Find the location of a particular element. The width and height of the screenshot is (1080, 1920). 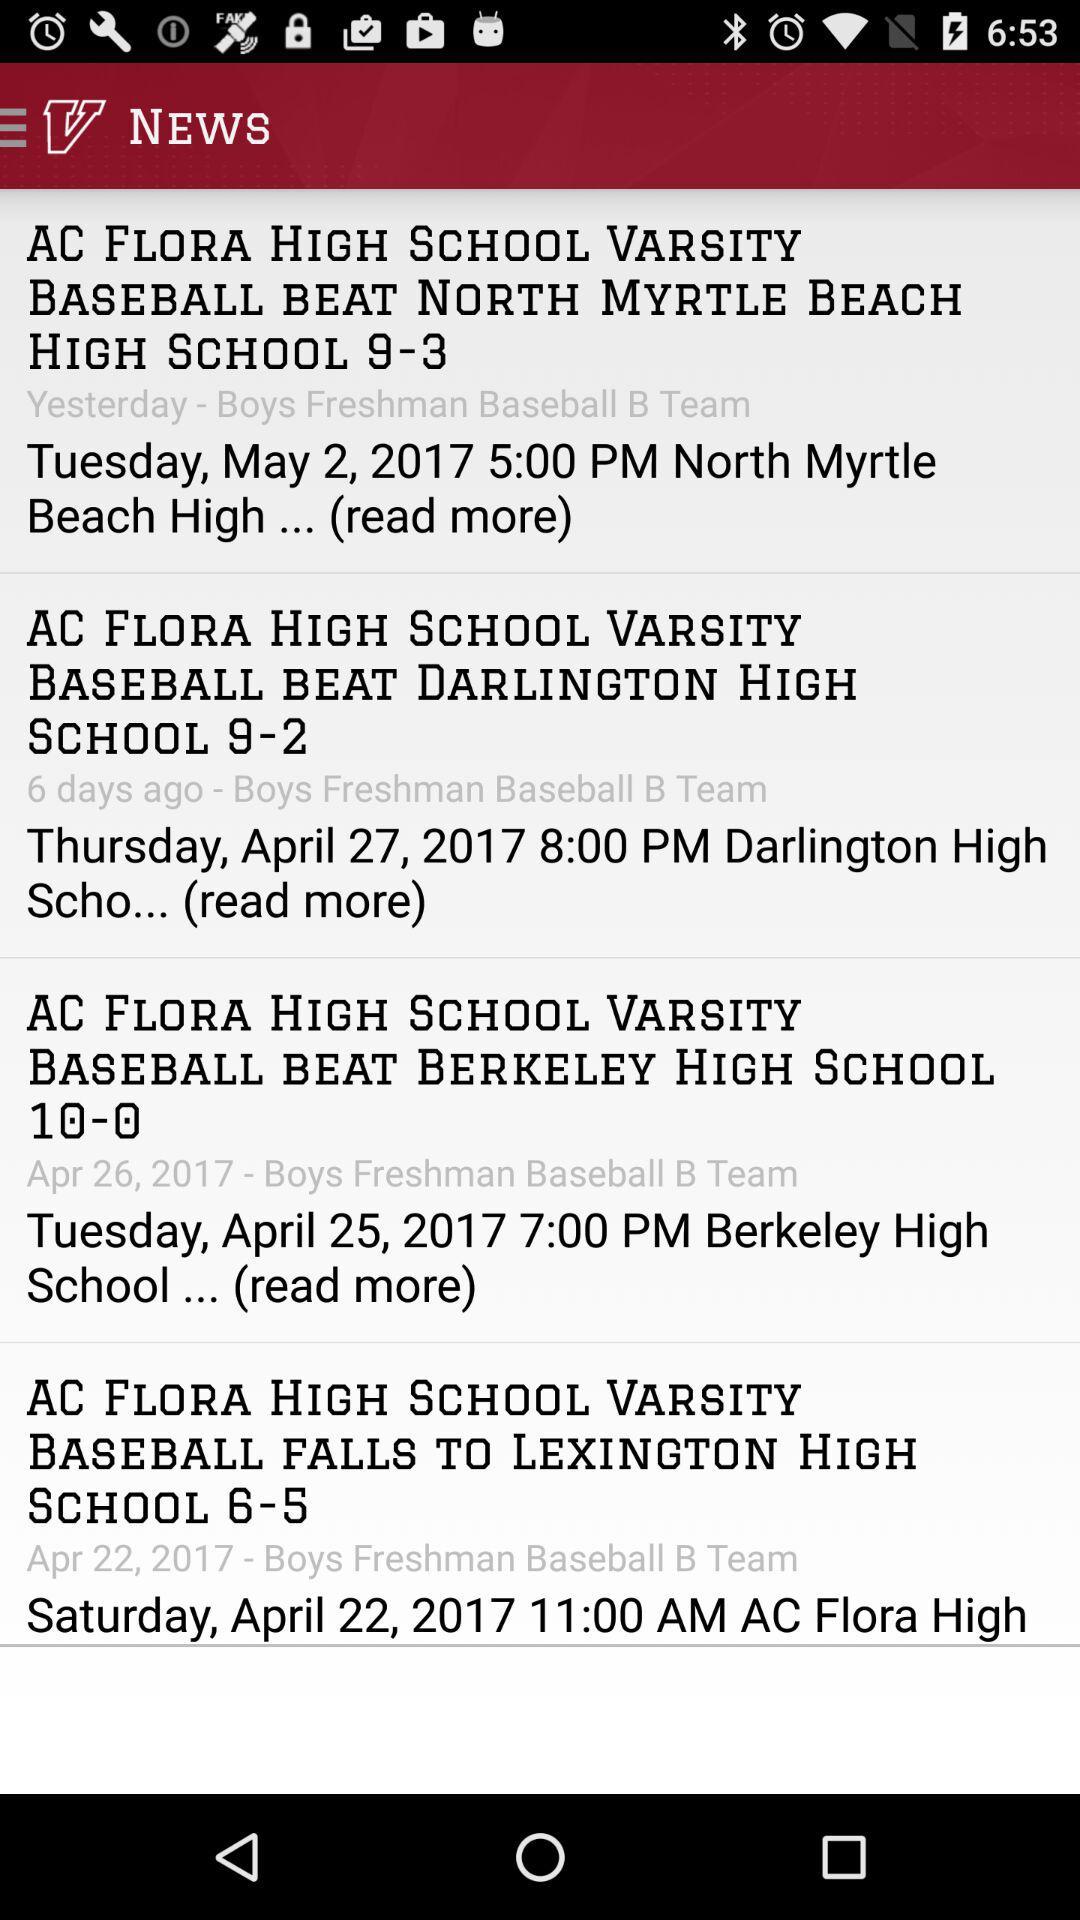

6 days ago app is located at coordinates (540, 786).